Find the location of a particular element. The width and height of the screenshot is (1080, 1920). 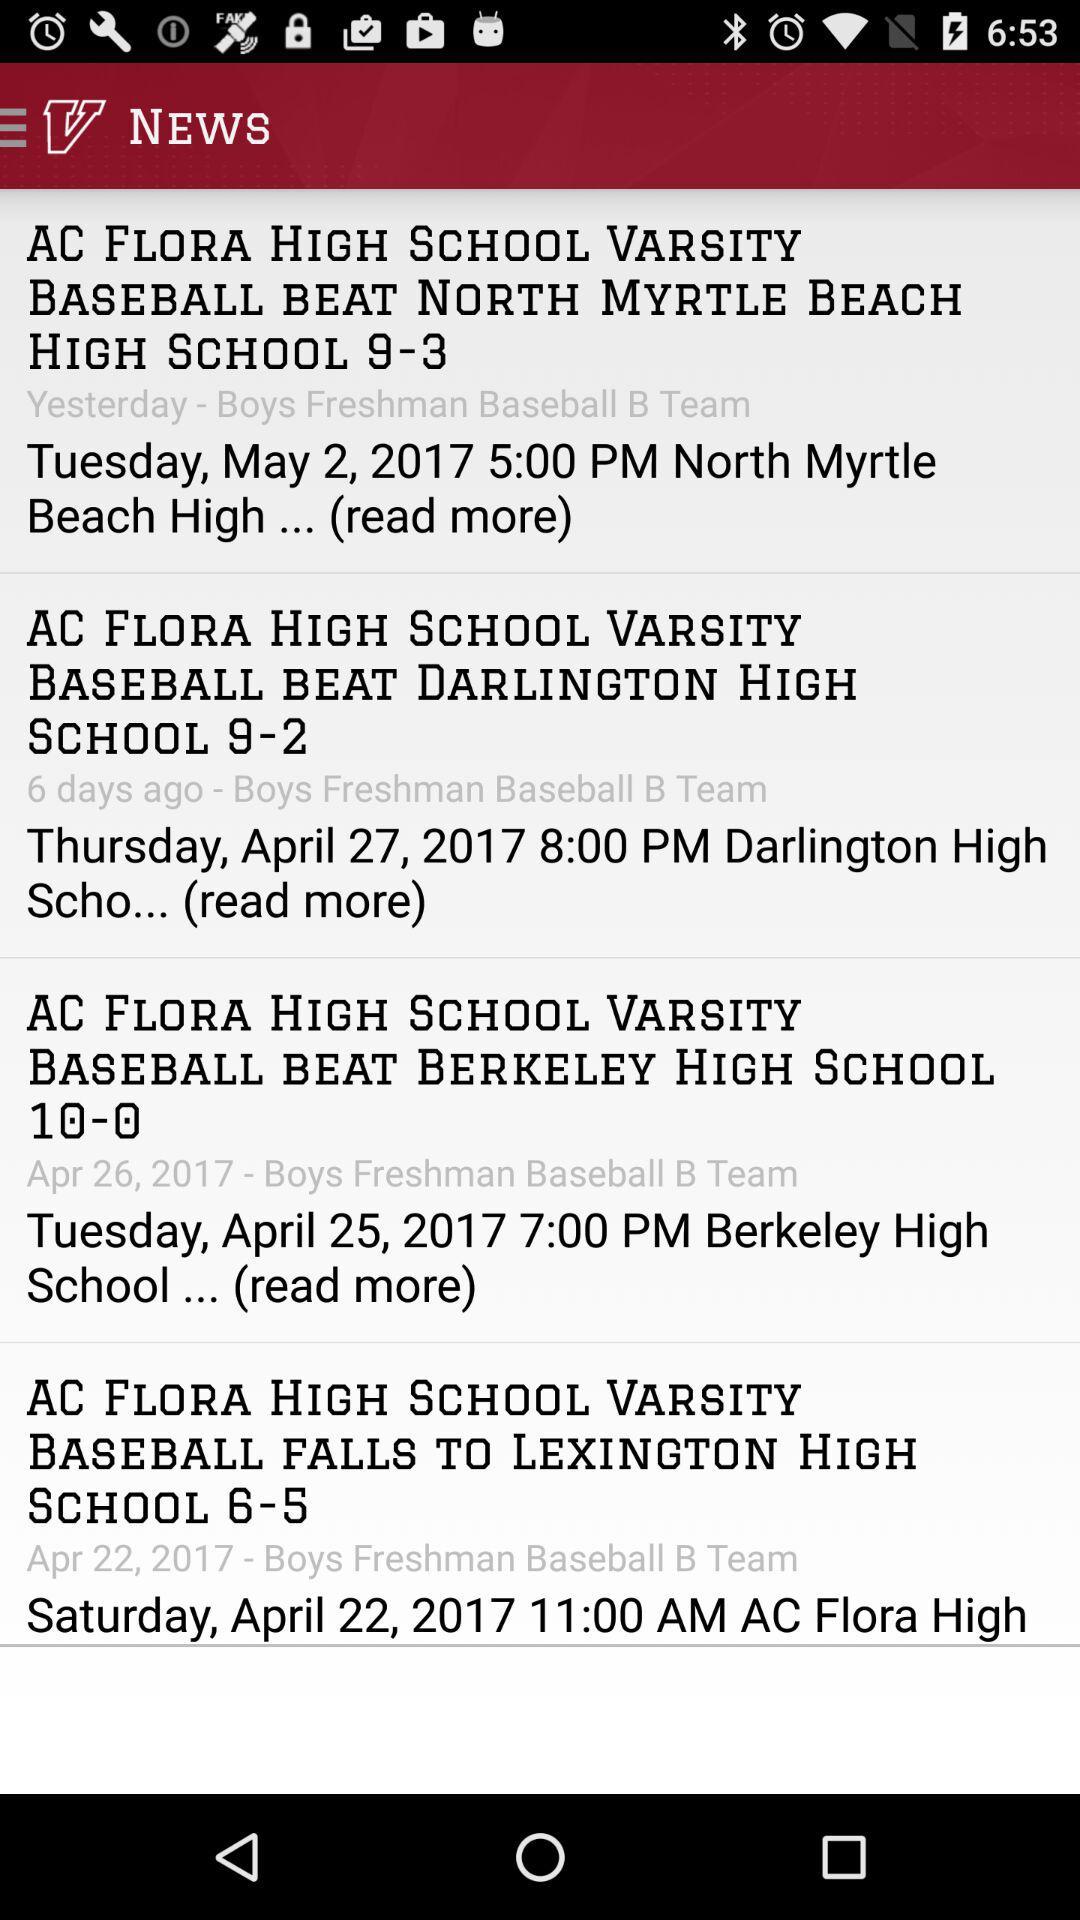

6 days ago app is located at coordinates (540, 786).